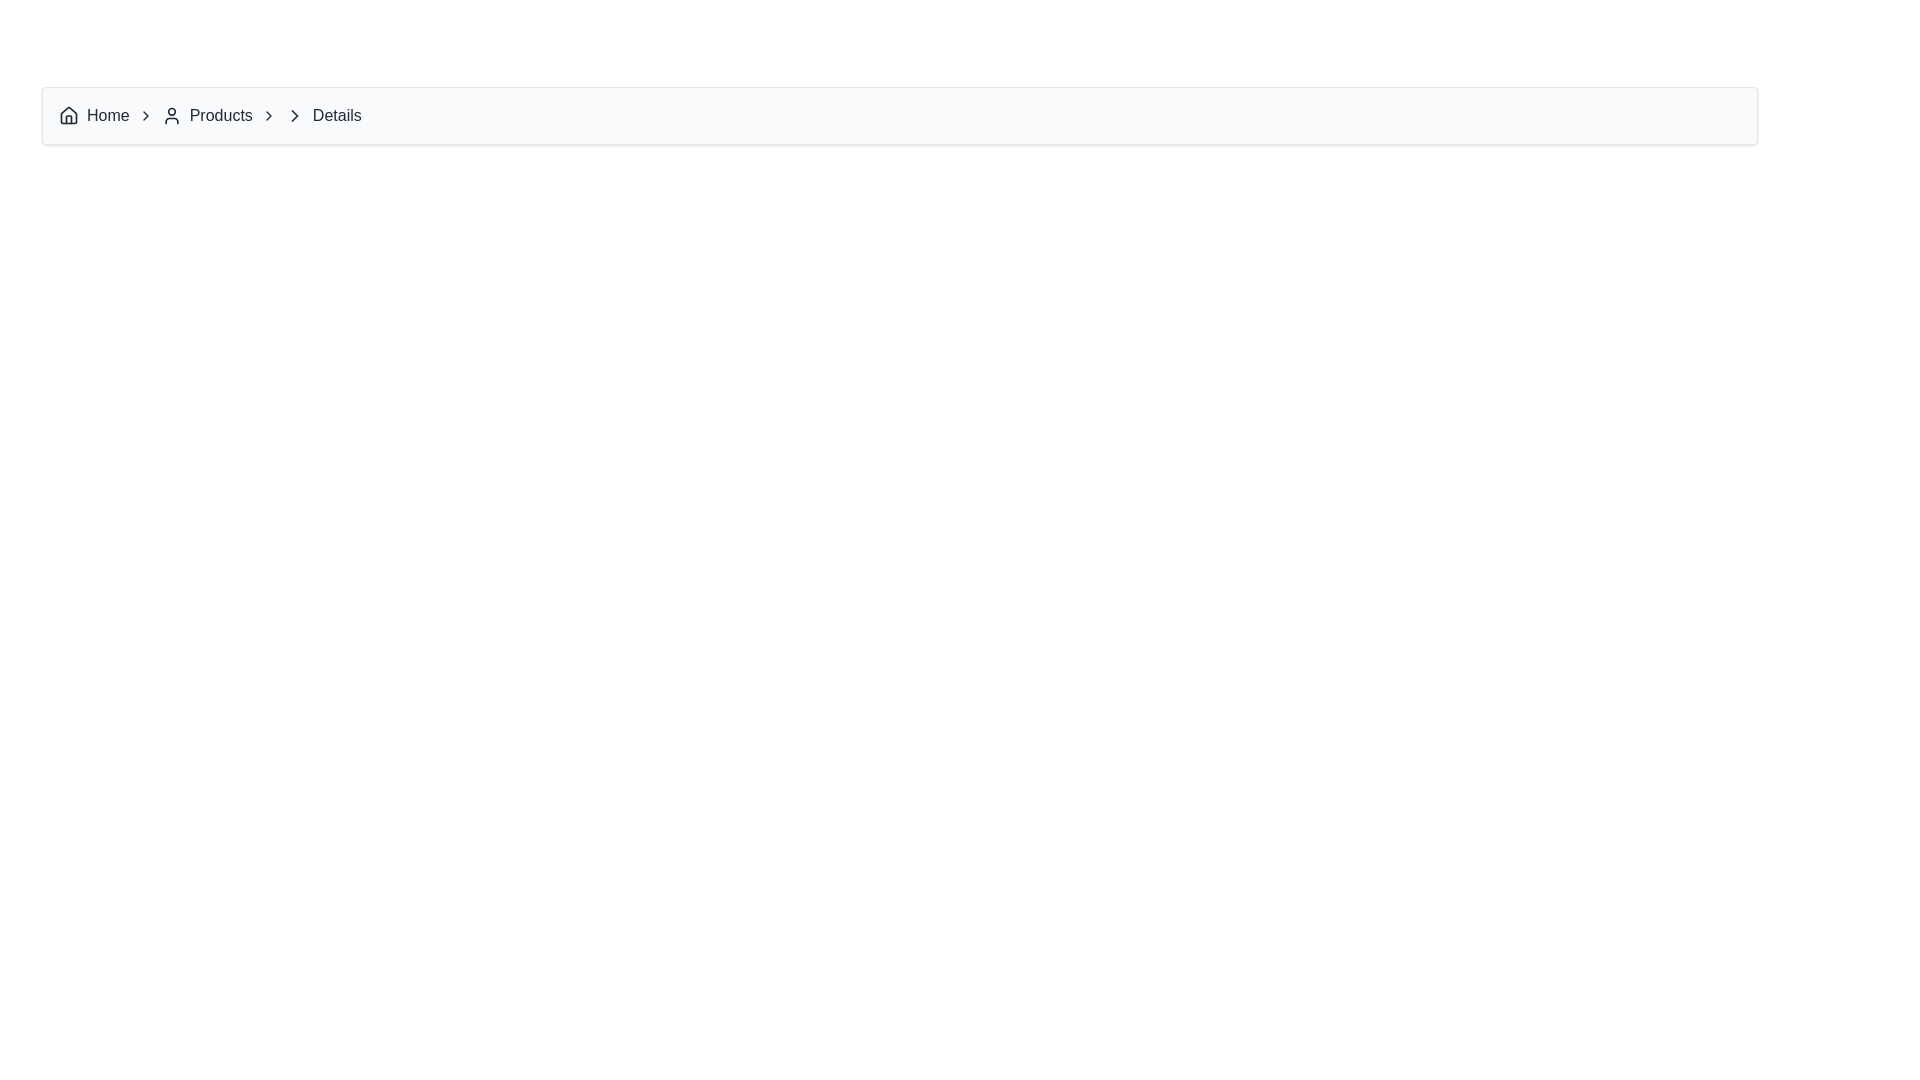  What do you see at coordinates (337, 115) in the screenshot?
I see `the far-right Text label of the breadcrumb navigation that indicates the current context or location, following the 'Products' label and a chevron icon` at bounding box center [337, 115].